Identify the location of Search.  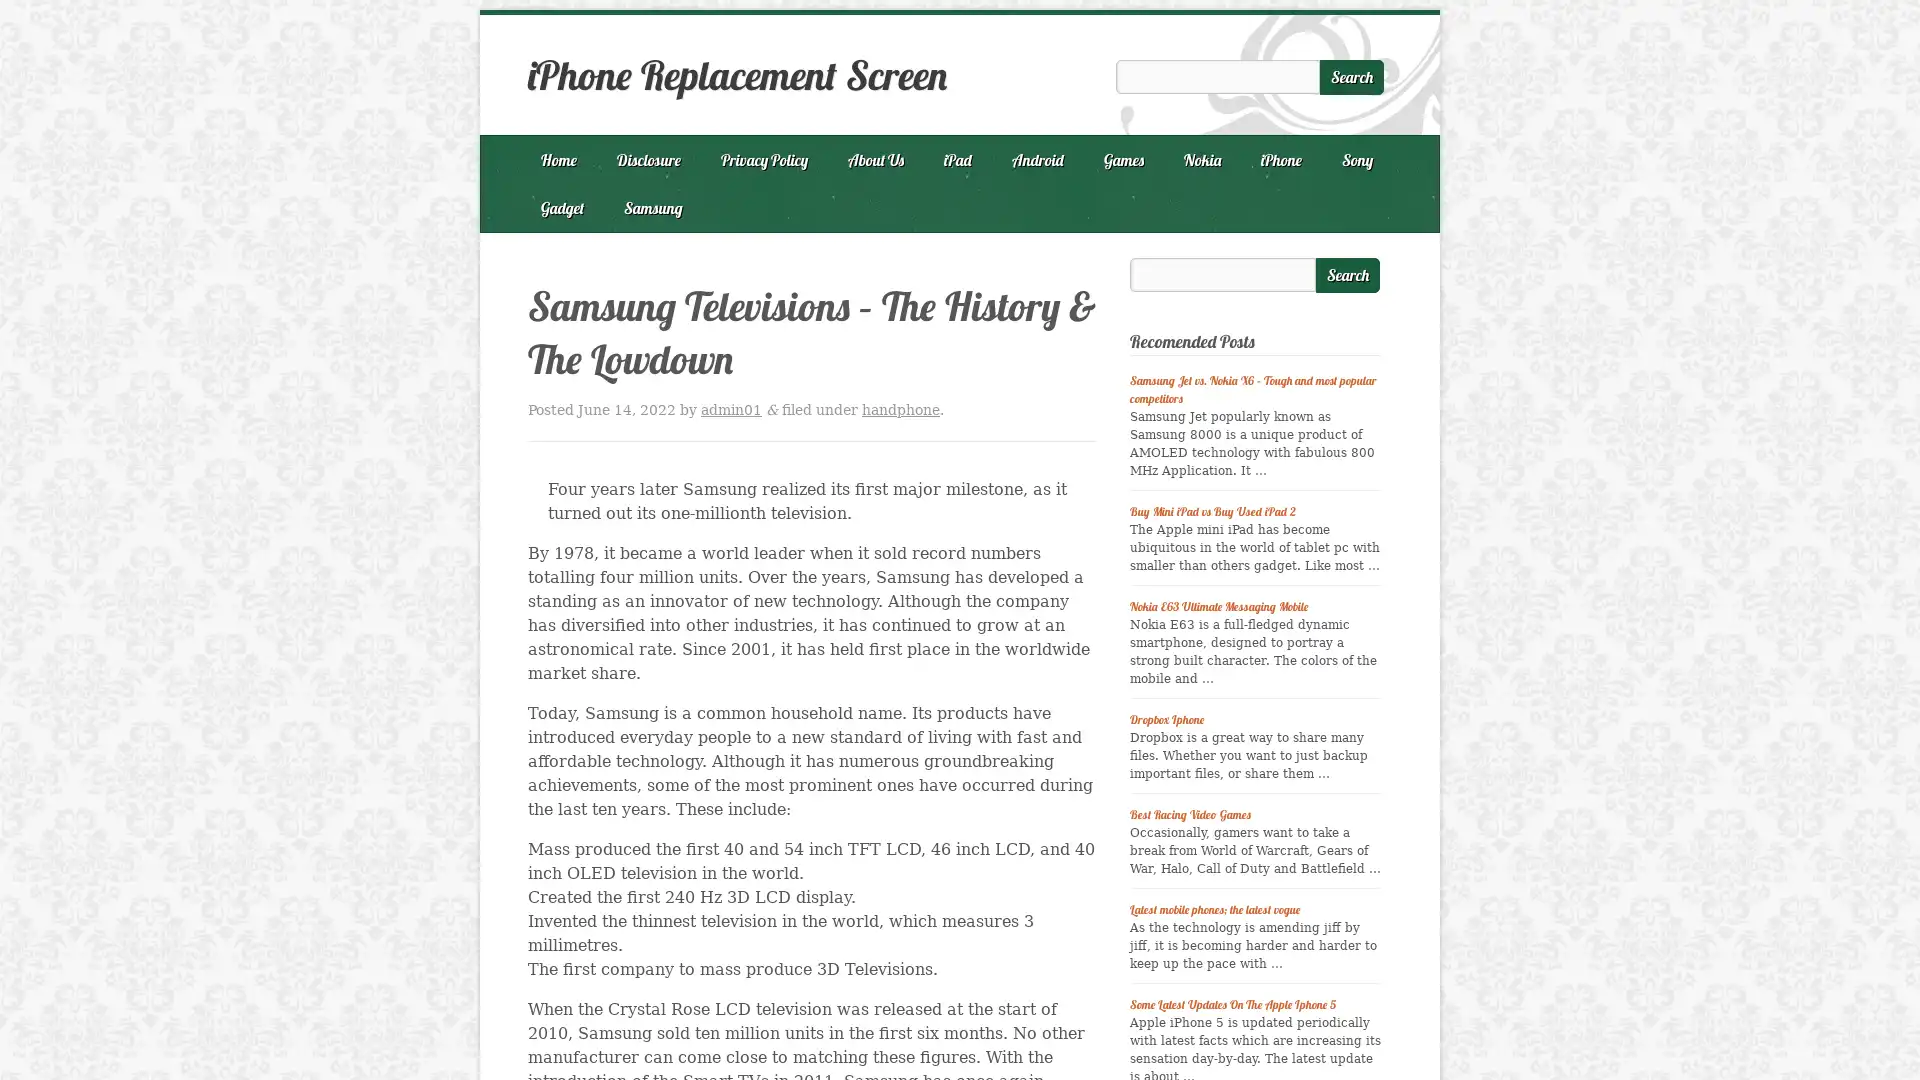
(1348, 275).